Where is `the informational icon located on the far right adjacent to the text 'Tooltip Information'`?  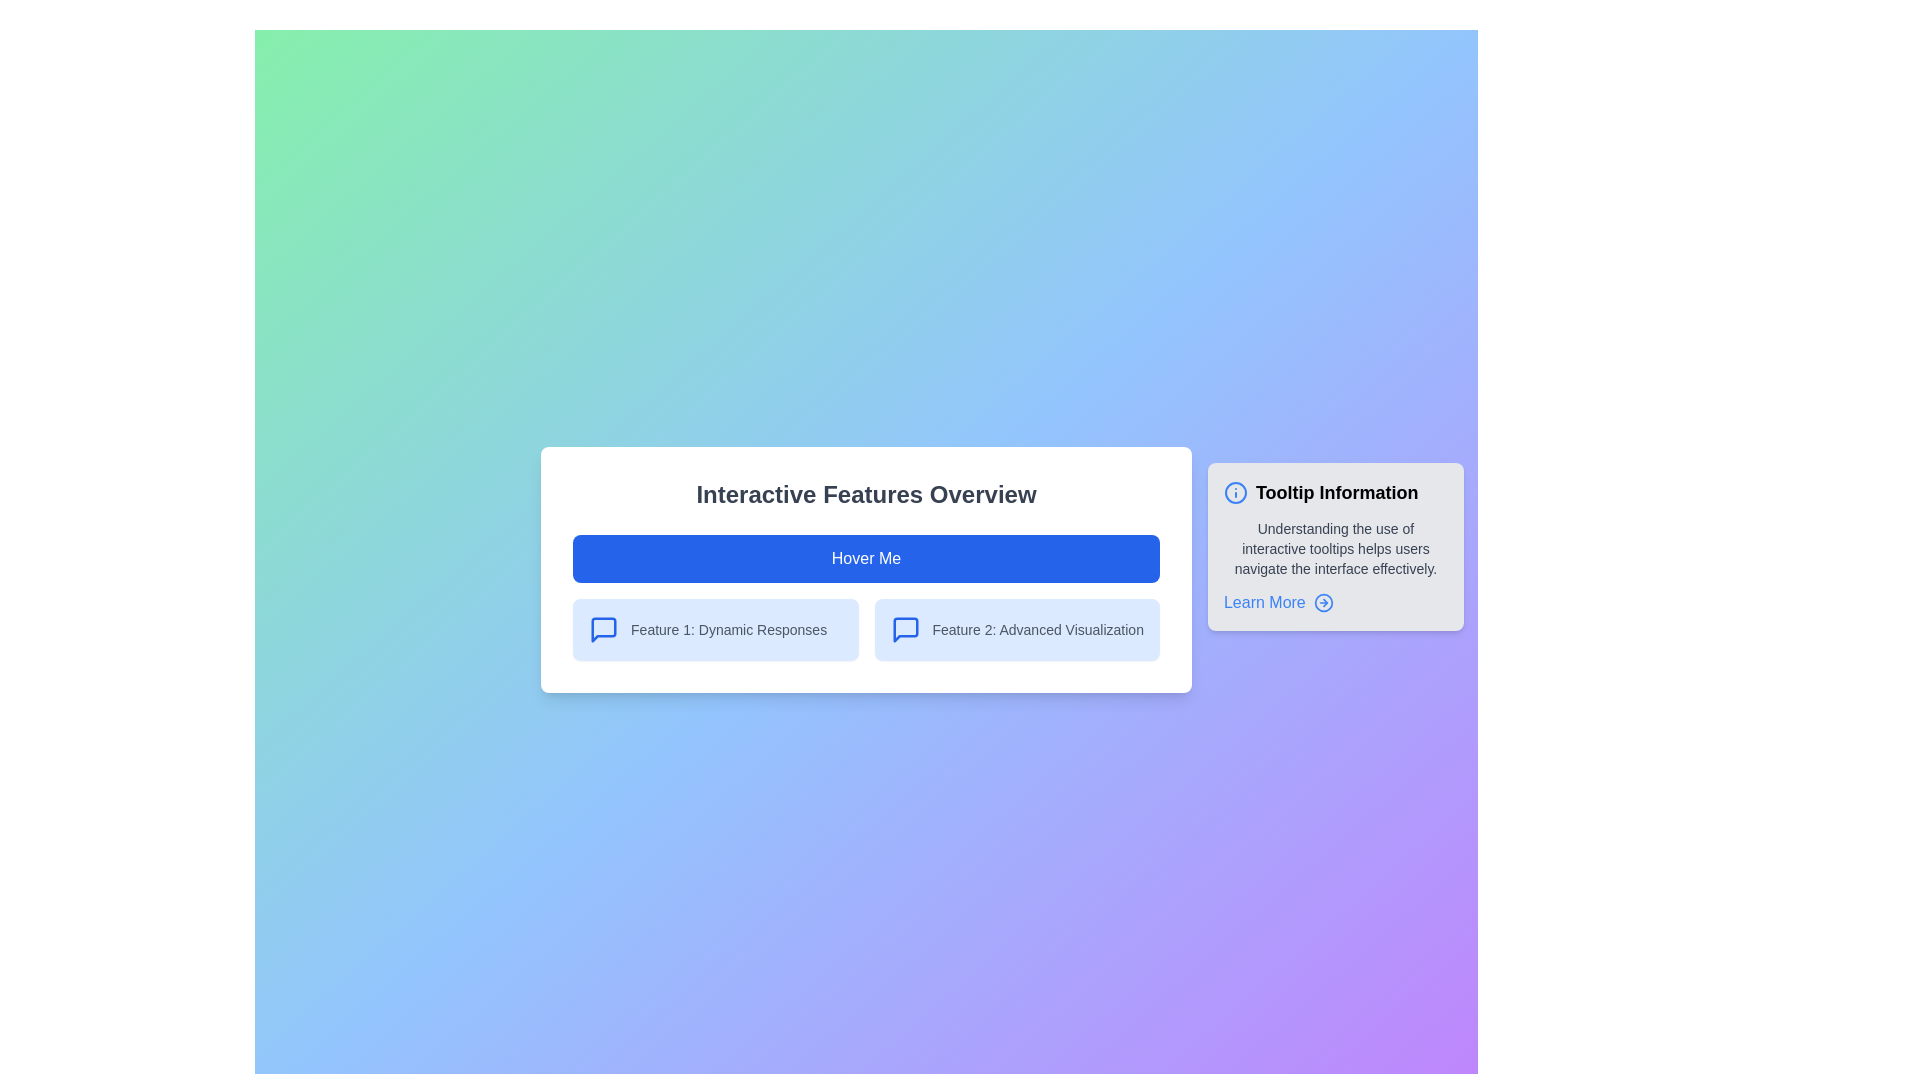
the informational icon located on the far right adjacent to the text 'Tooltip Information' is located at coordinates (1234, 493).